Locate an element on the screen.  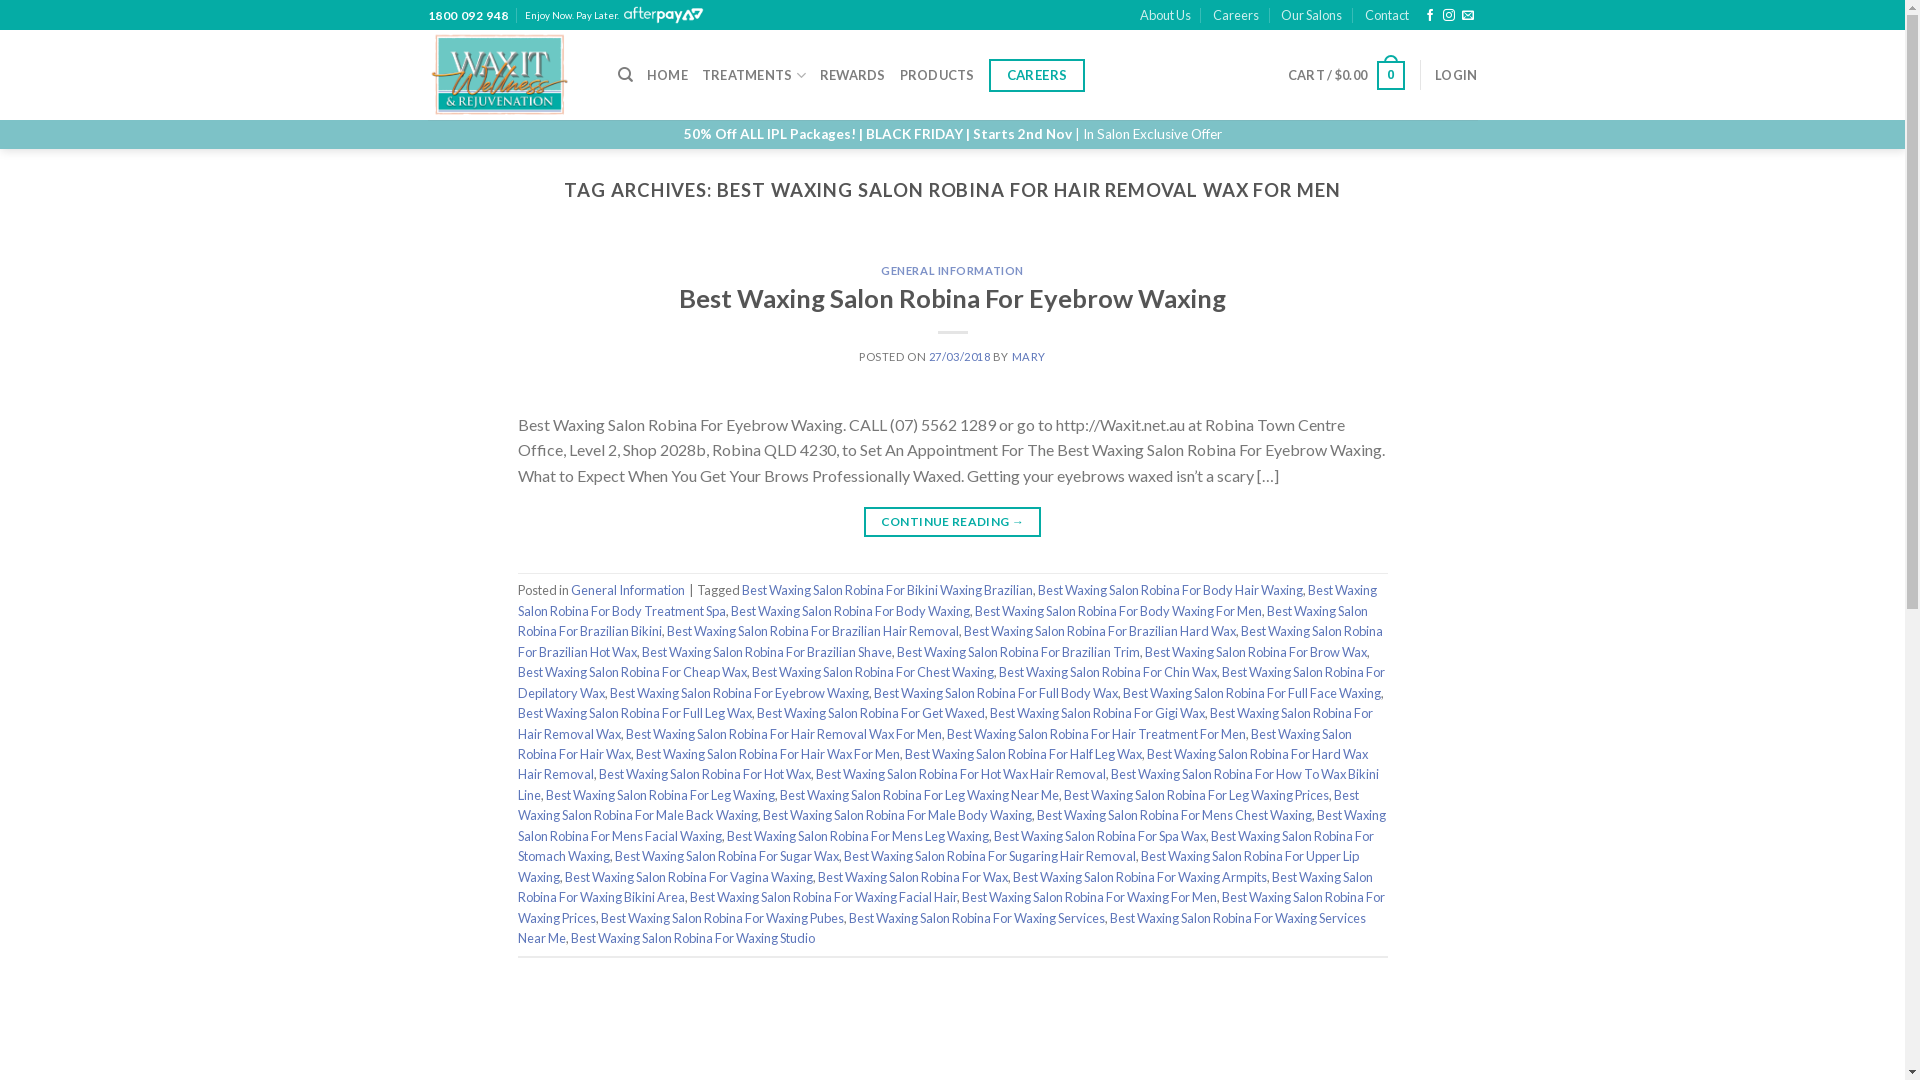
'Best Waxing Salon Robina For Get Waxed' is located at coordinates (869, 712).